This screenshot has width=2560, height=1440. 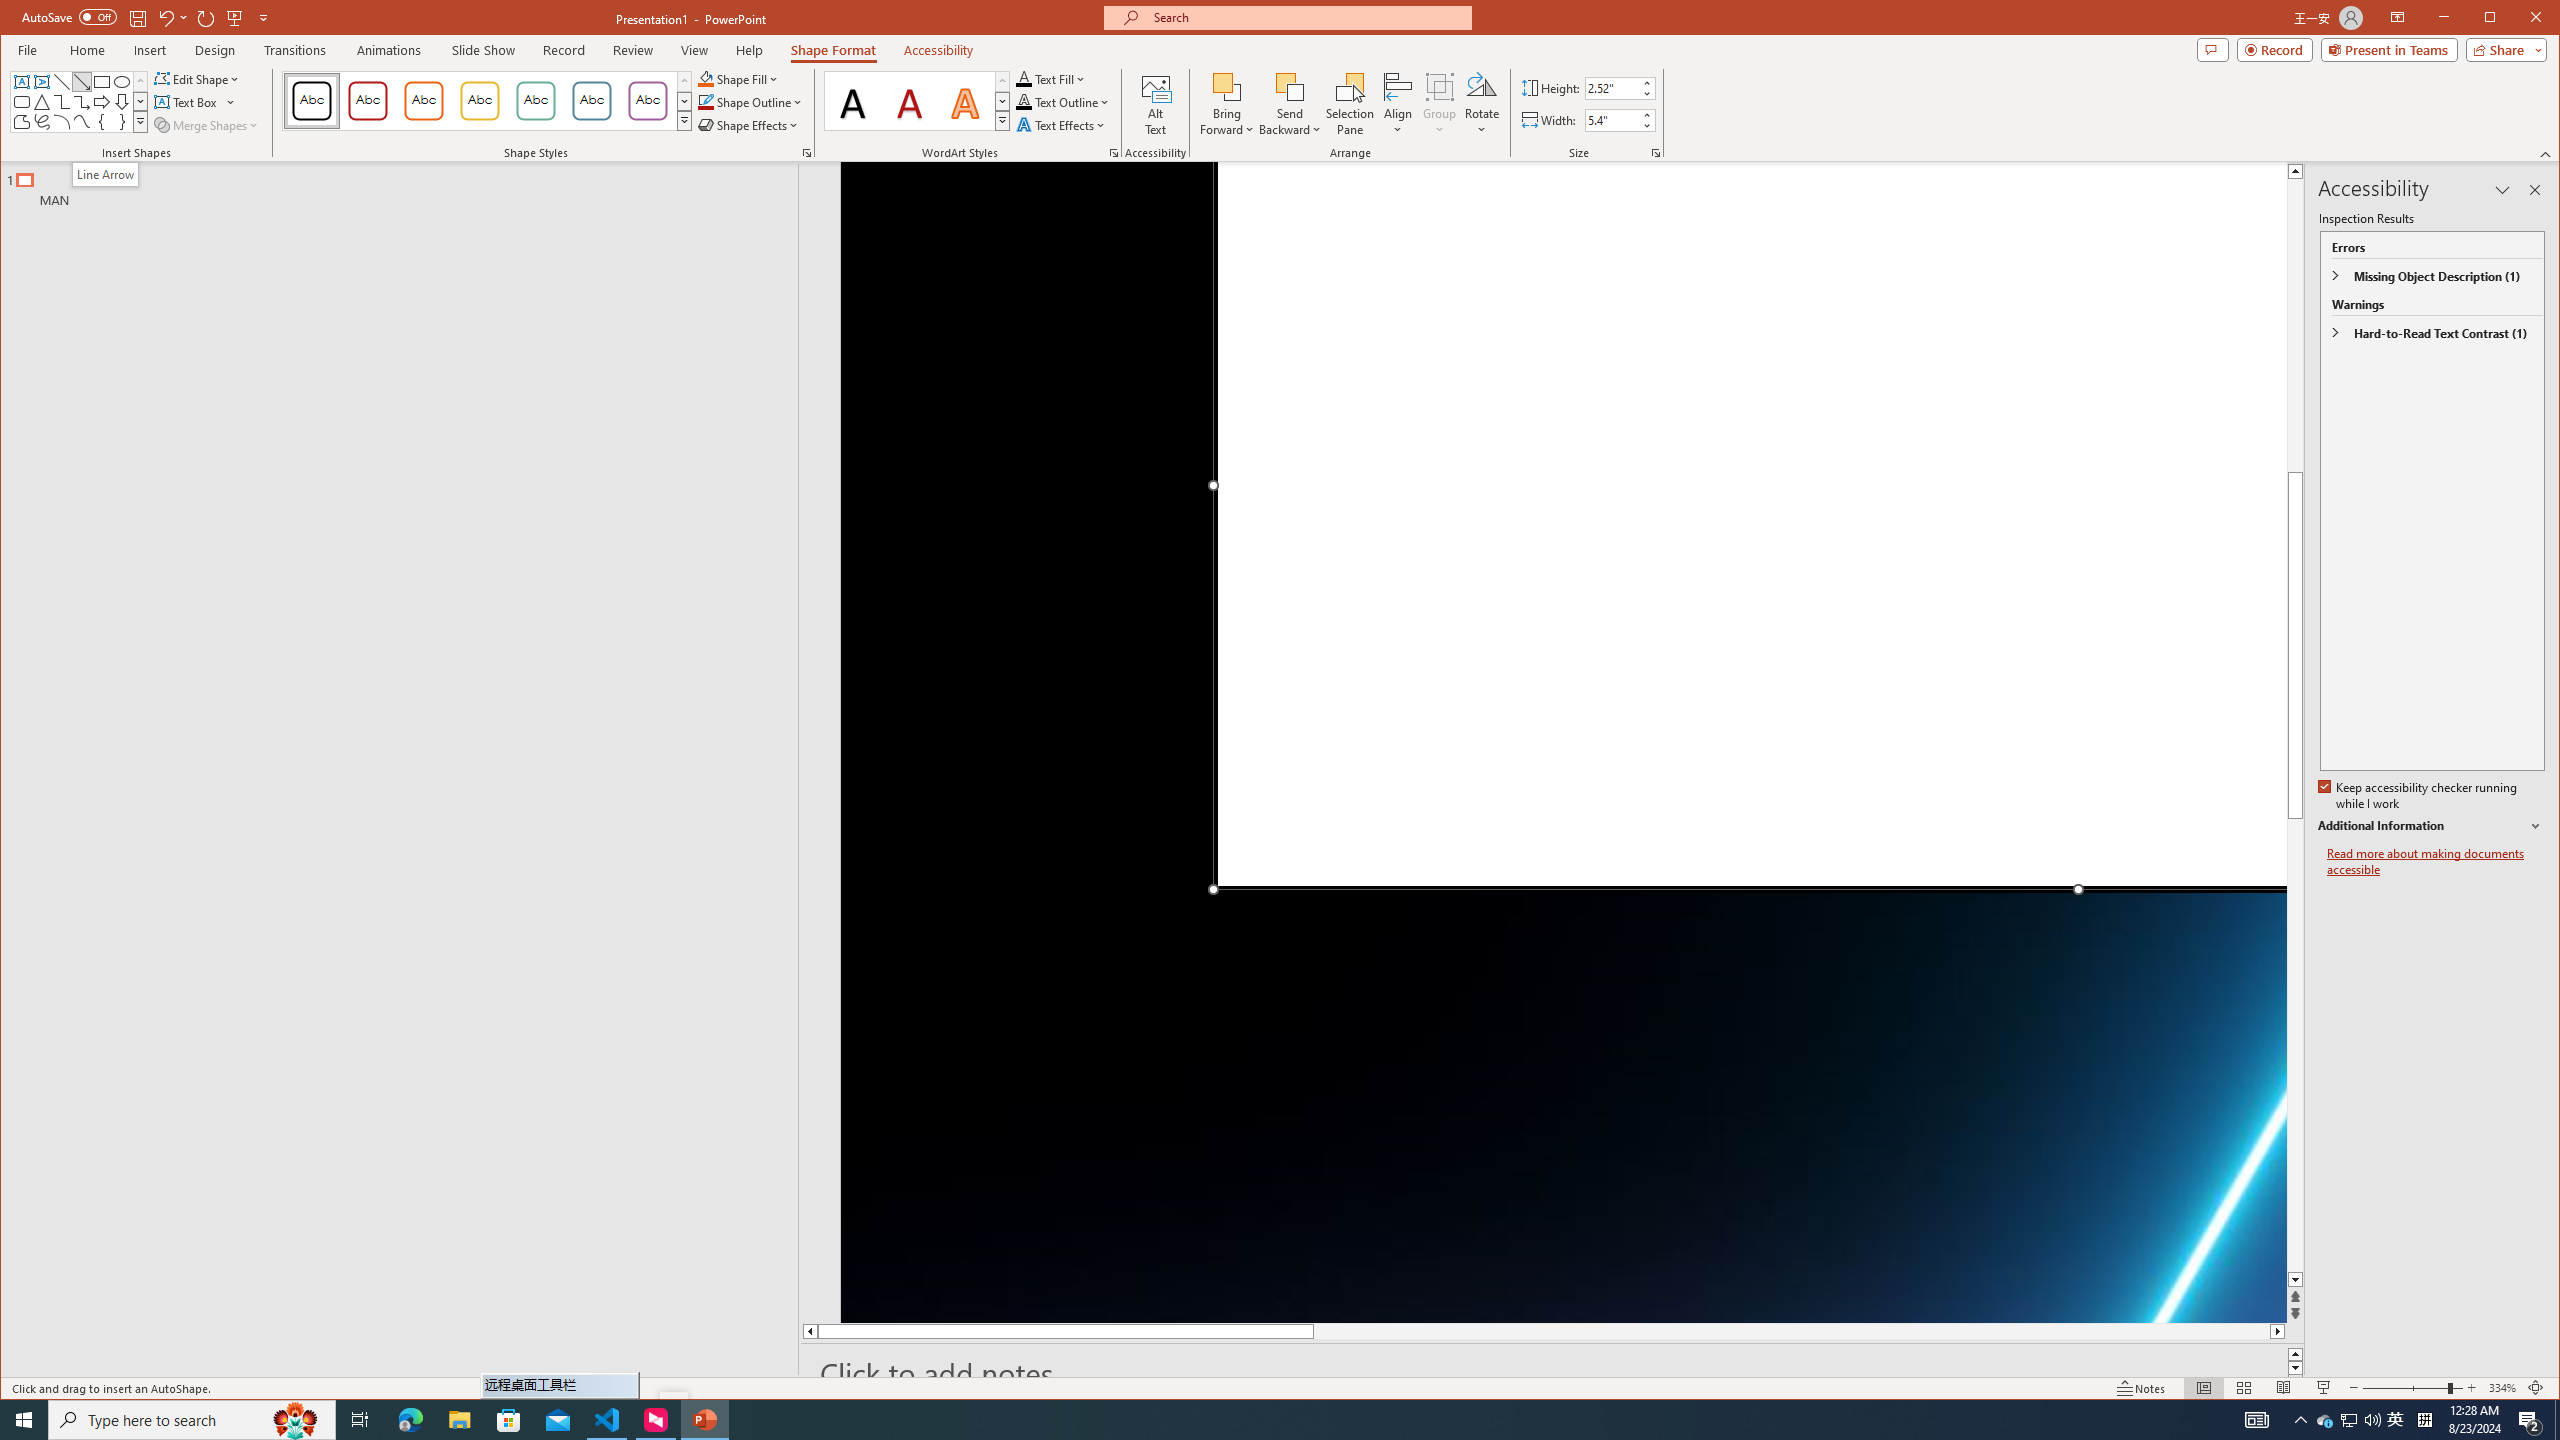 What do you see at coordinates (855, 100) in the screenshot?
I see `'Fill: Black, Text color 1; Shadow'` at bounding box center [855, 100].